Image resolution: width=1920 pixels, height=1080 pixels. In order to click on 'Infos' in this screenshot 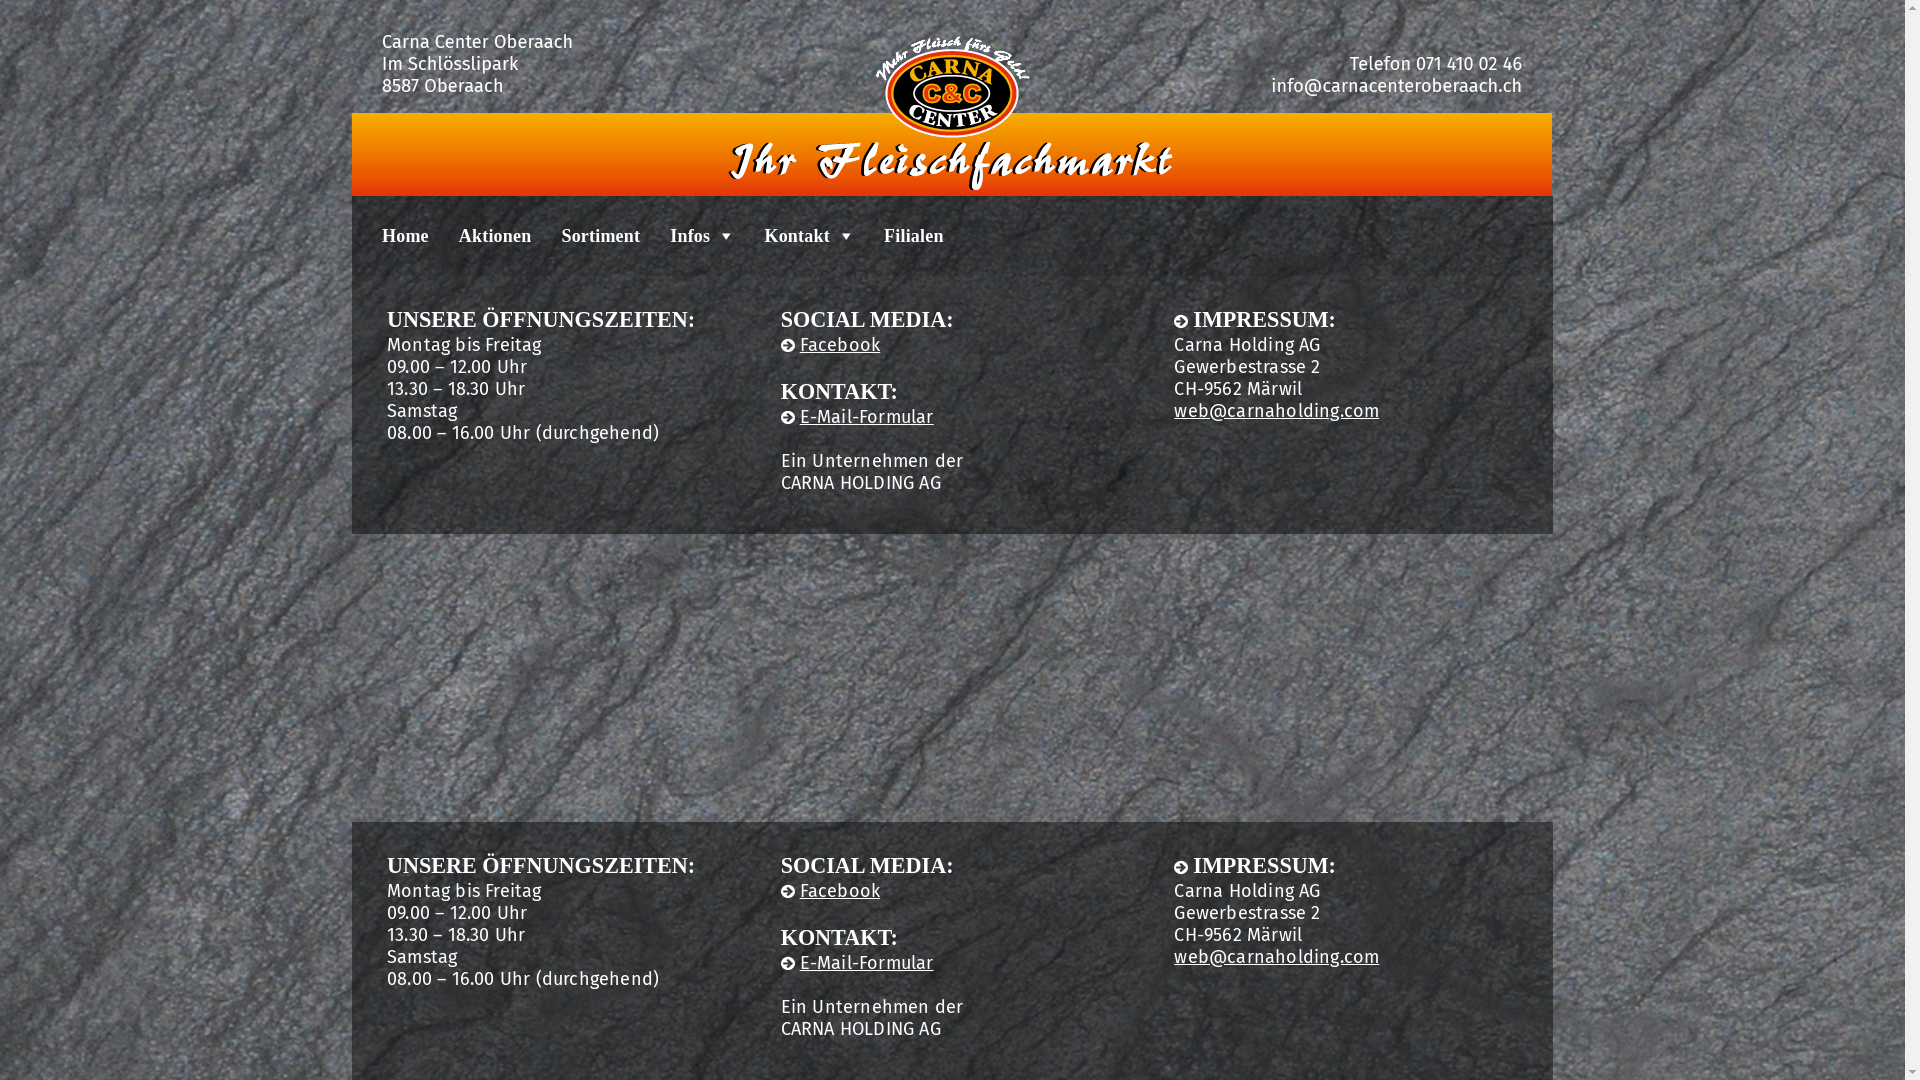, I will do `click(686, 234)`.